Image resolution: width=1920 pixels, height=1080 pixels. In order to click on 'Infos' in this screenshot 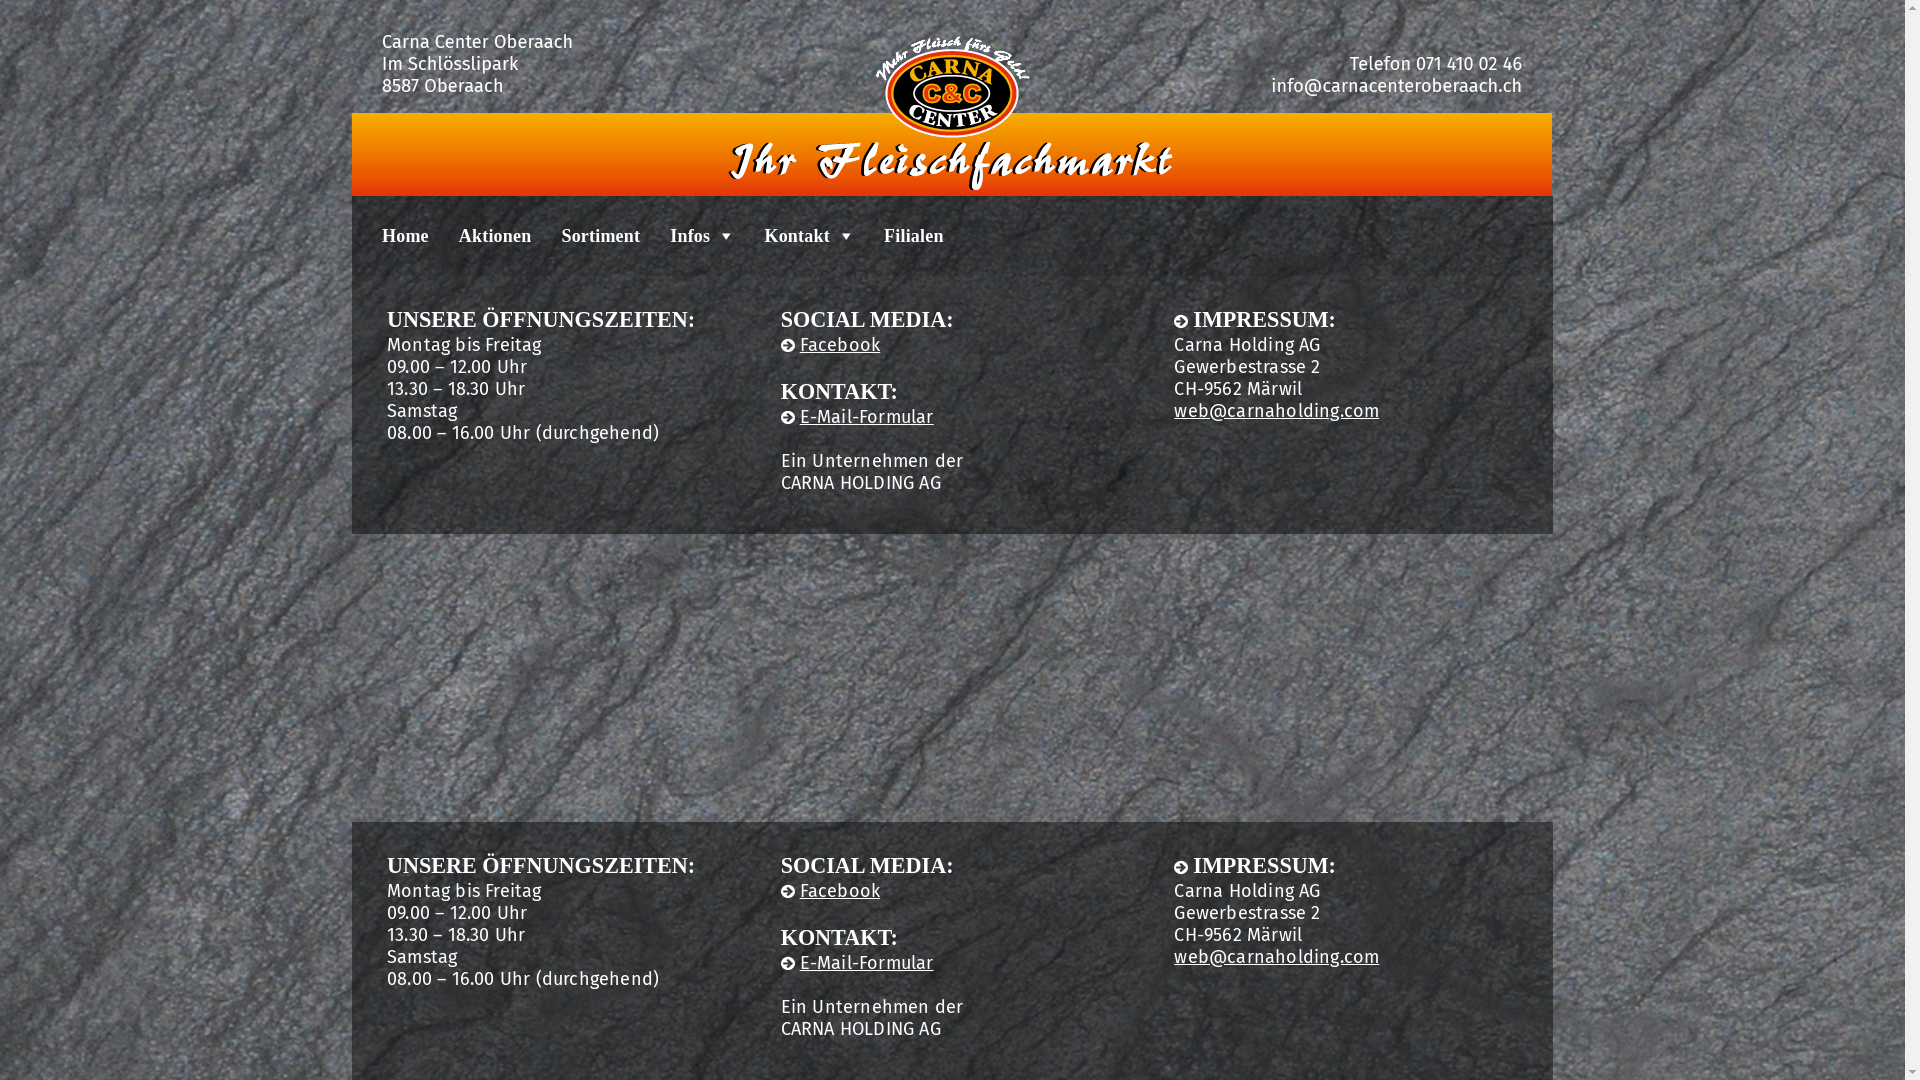, I will do `click(686, 234)`.